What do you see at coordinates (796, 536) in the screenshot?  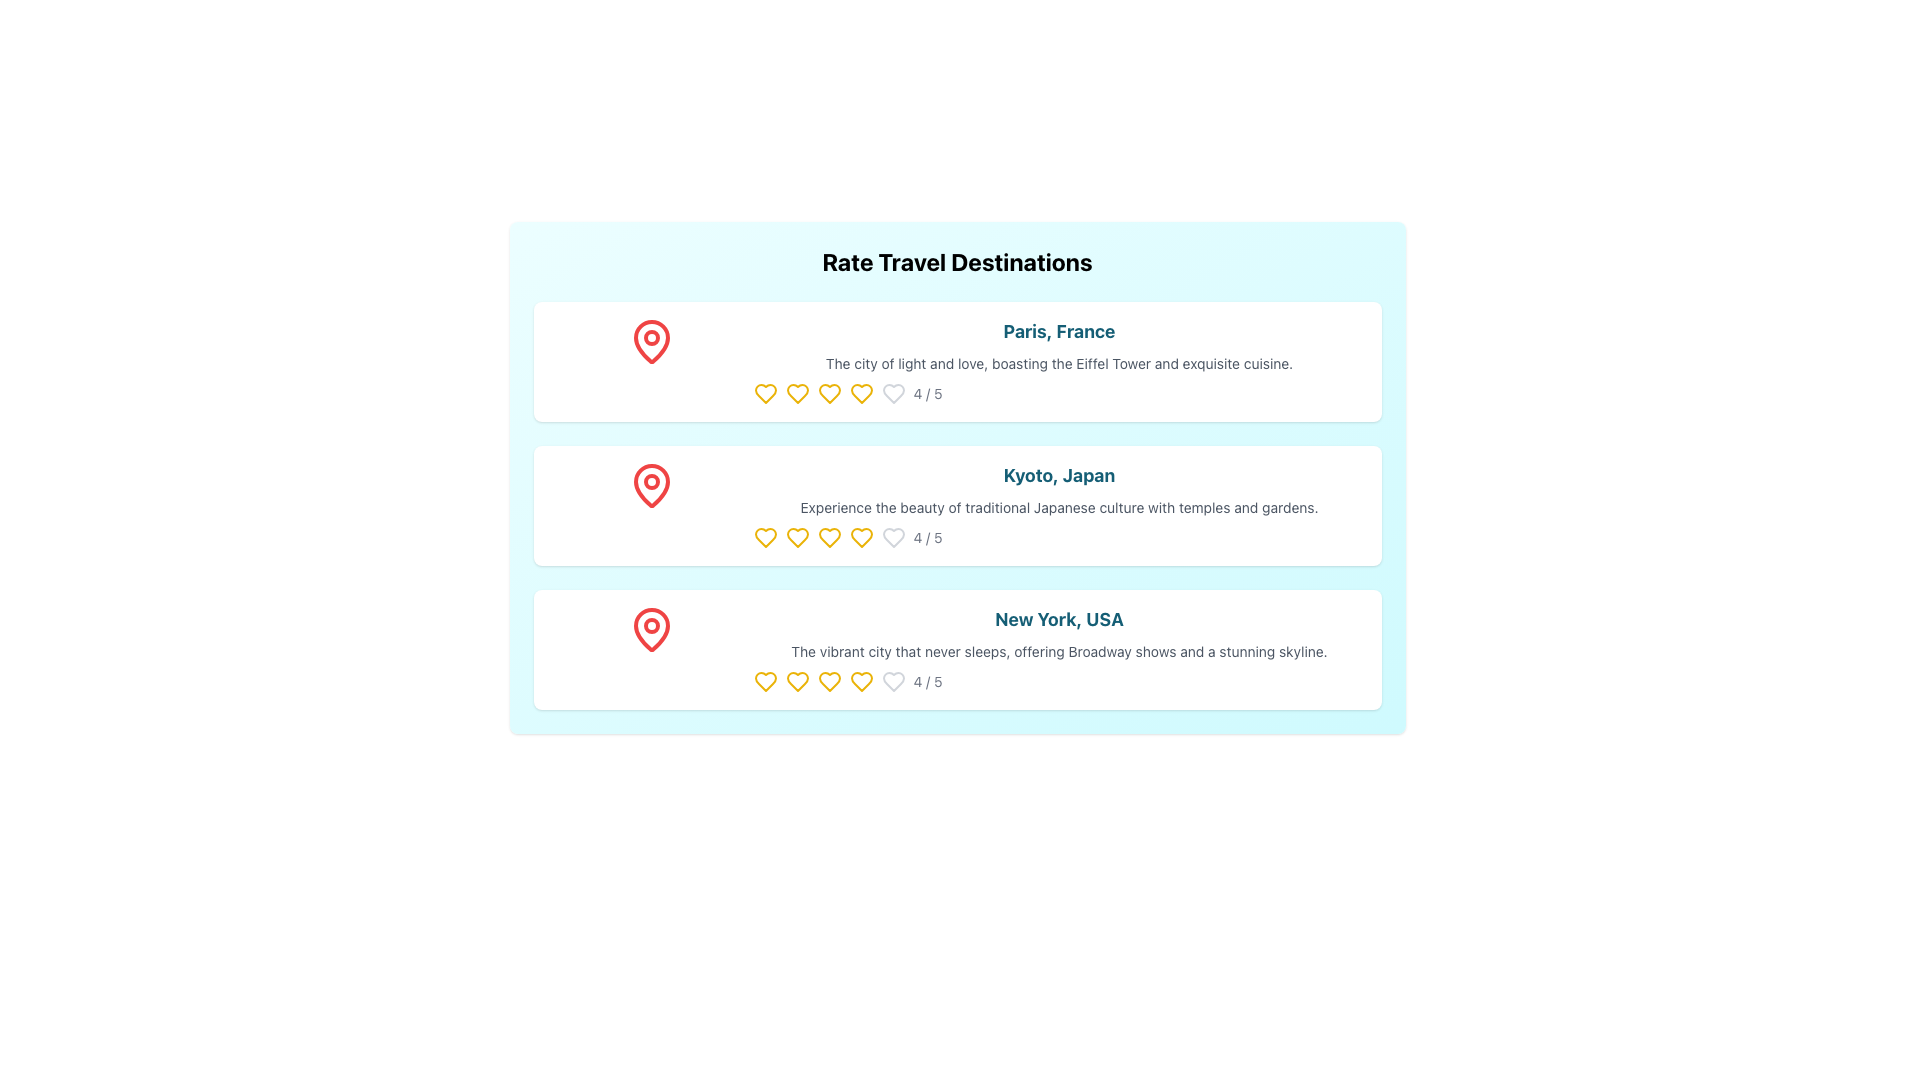 I see `the second heart-shaped rating icon styled in yellow under the 'Kyoto, Japan' section to enlarge it through CSS transformation effect` at bounding box center [796, 536].